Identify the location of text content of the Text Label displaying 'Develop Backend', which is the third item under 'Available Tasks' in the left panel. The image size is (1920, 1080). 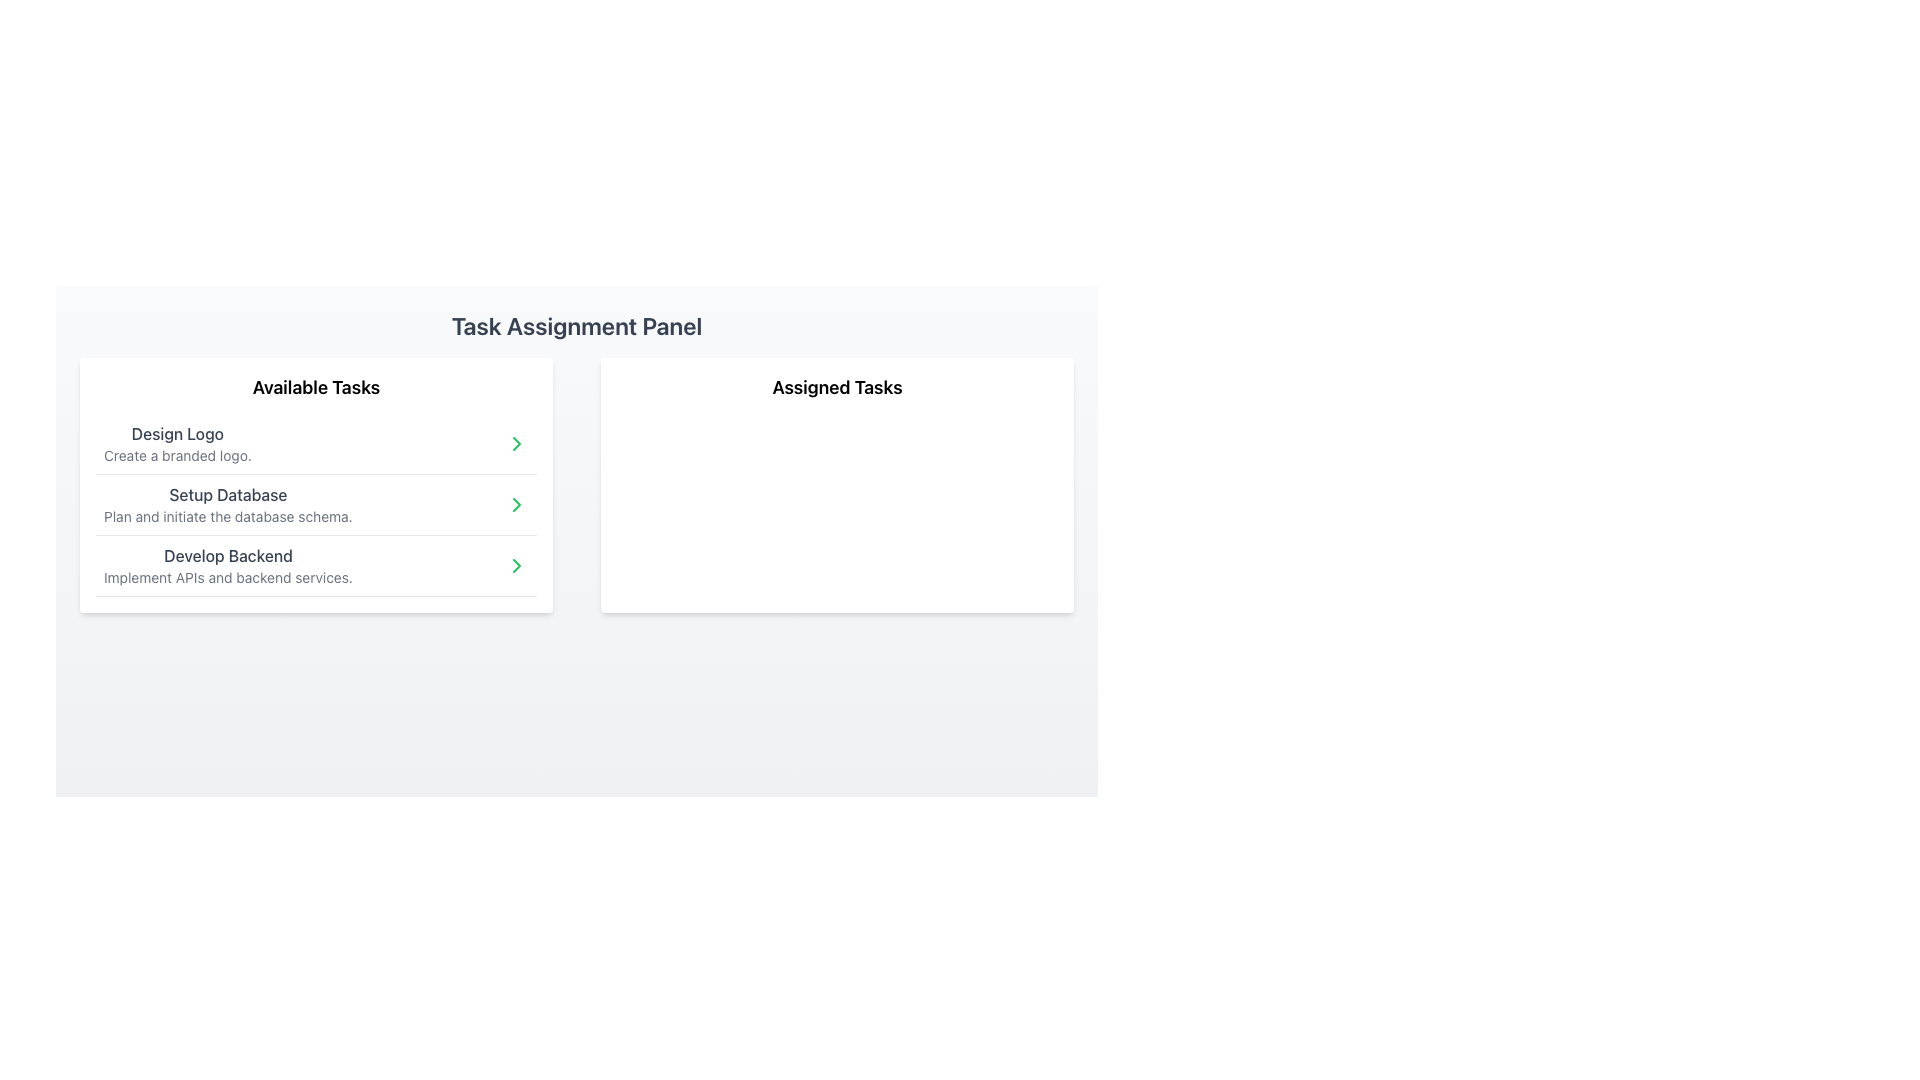
(228, 555).